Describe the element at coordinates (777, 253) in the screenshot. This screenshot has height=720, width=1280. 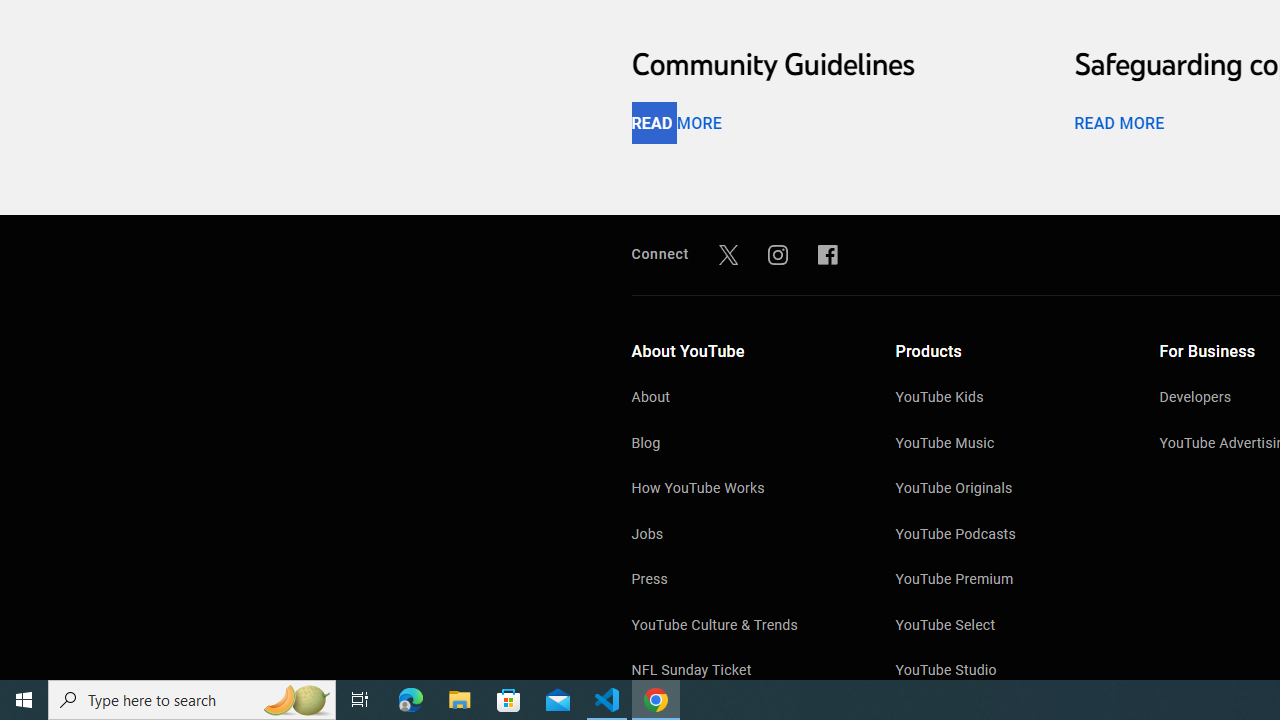
I see `'Instagram'` at that location.